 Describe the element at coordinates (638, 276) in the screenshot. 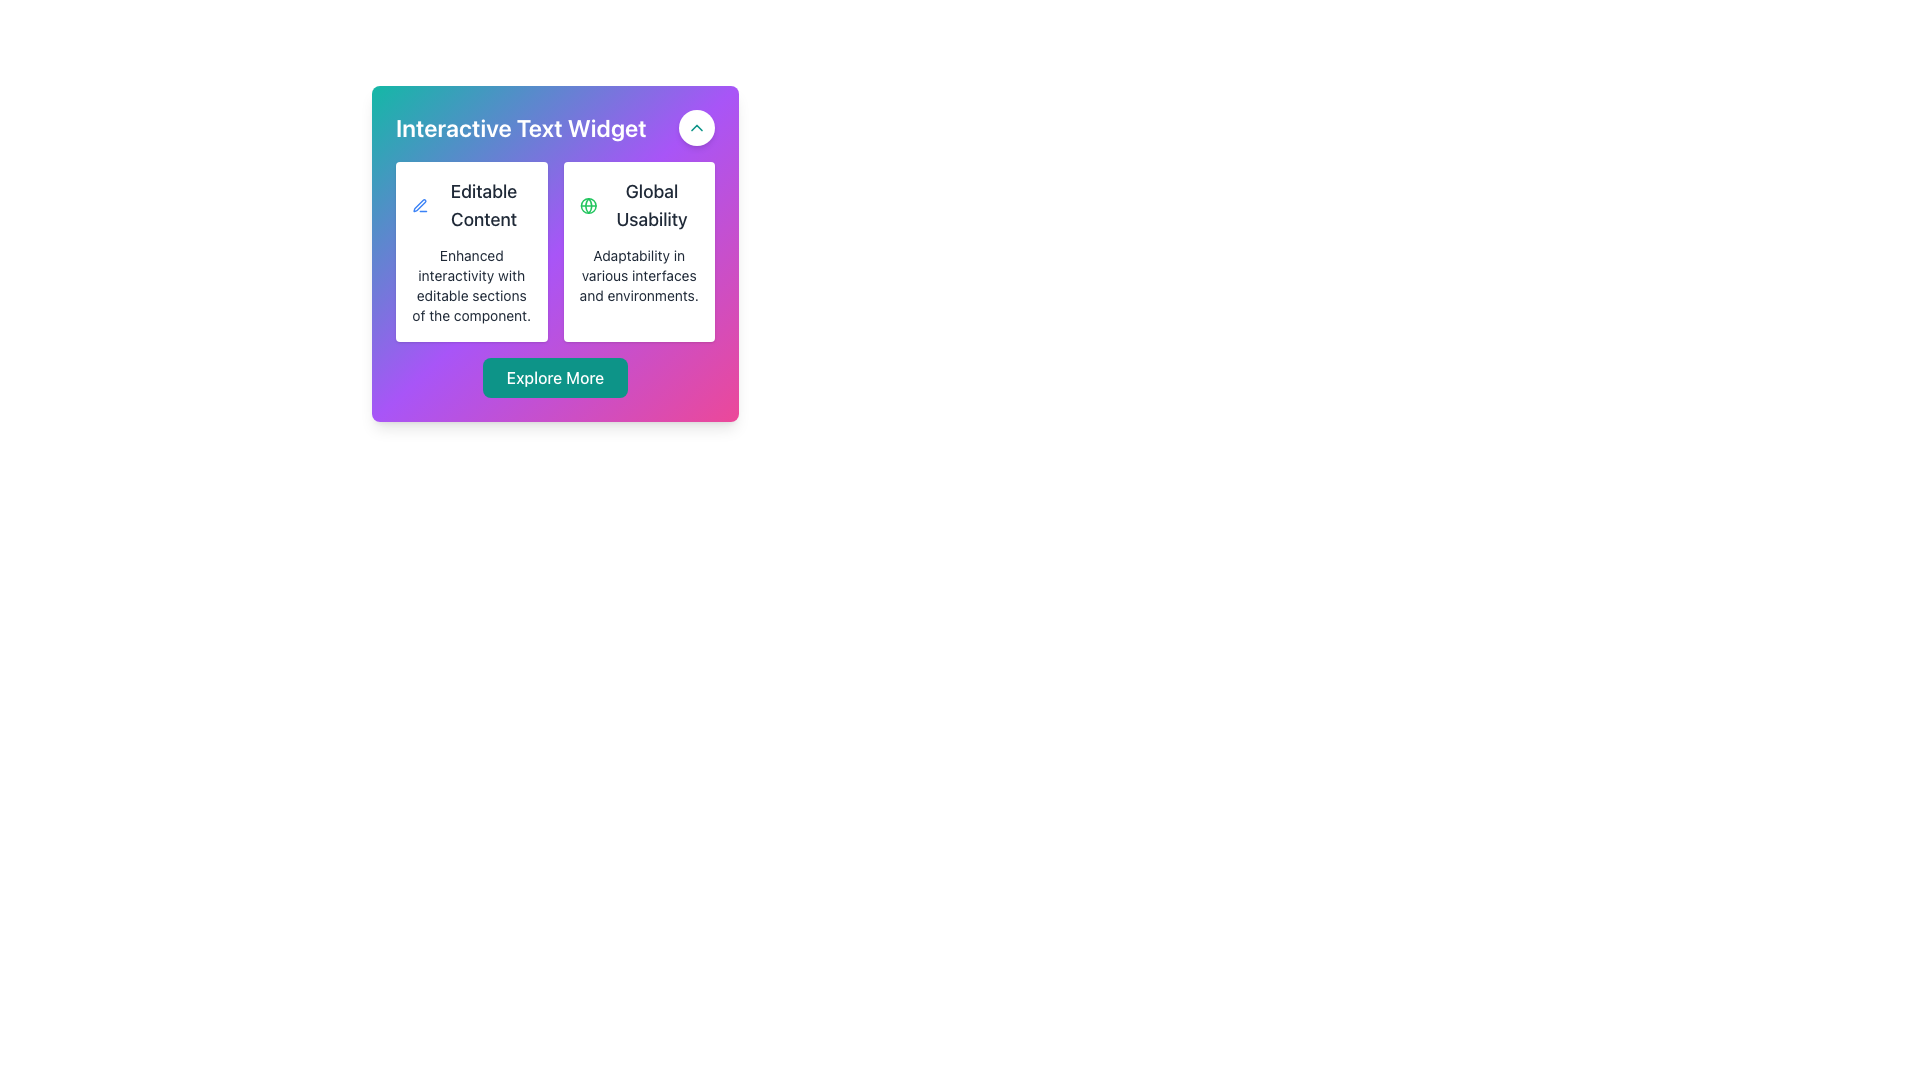

I see `the text label providing additional descriptive information about 'Global Usability', located within the right-hand card of the widget` at that location.